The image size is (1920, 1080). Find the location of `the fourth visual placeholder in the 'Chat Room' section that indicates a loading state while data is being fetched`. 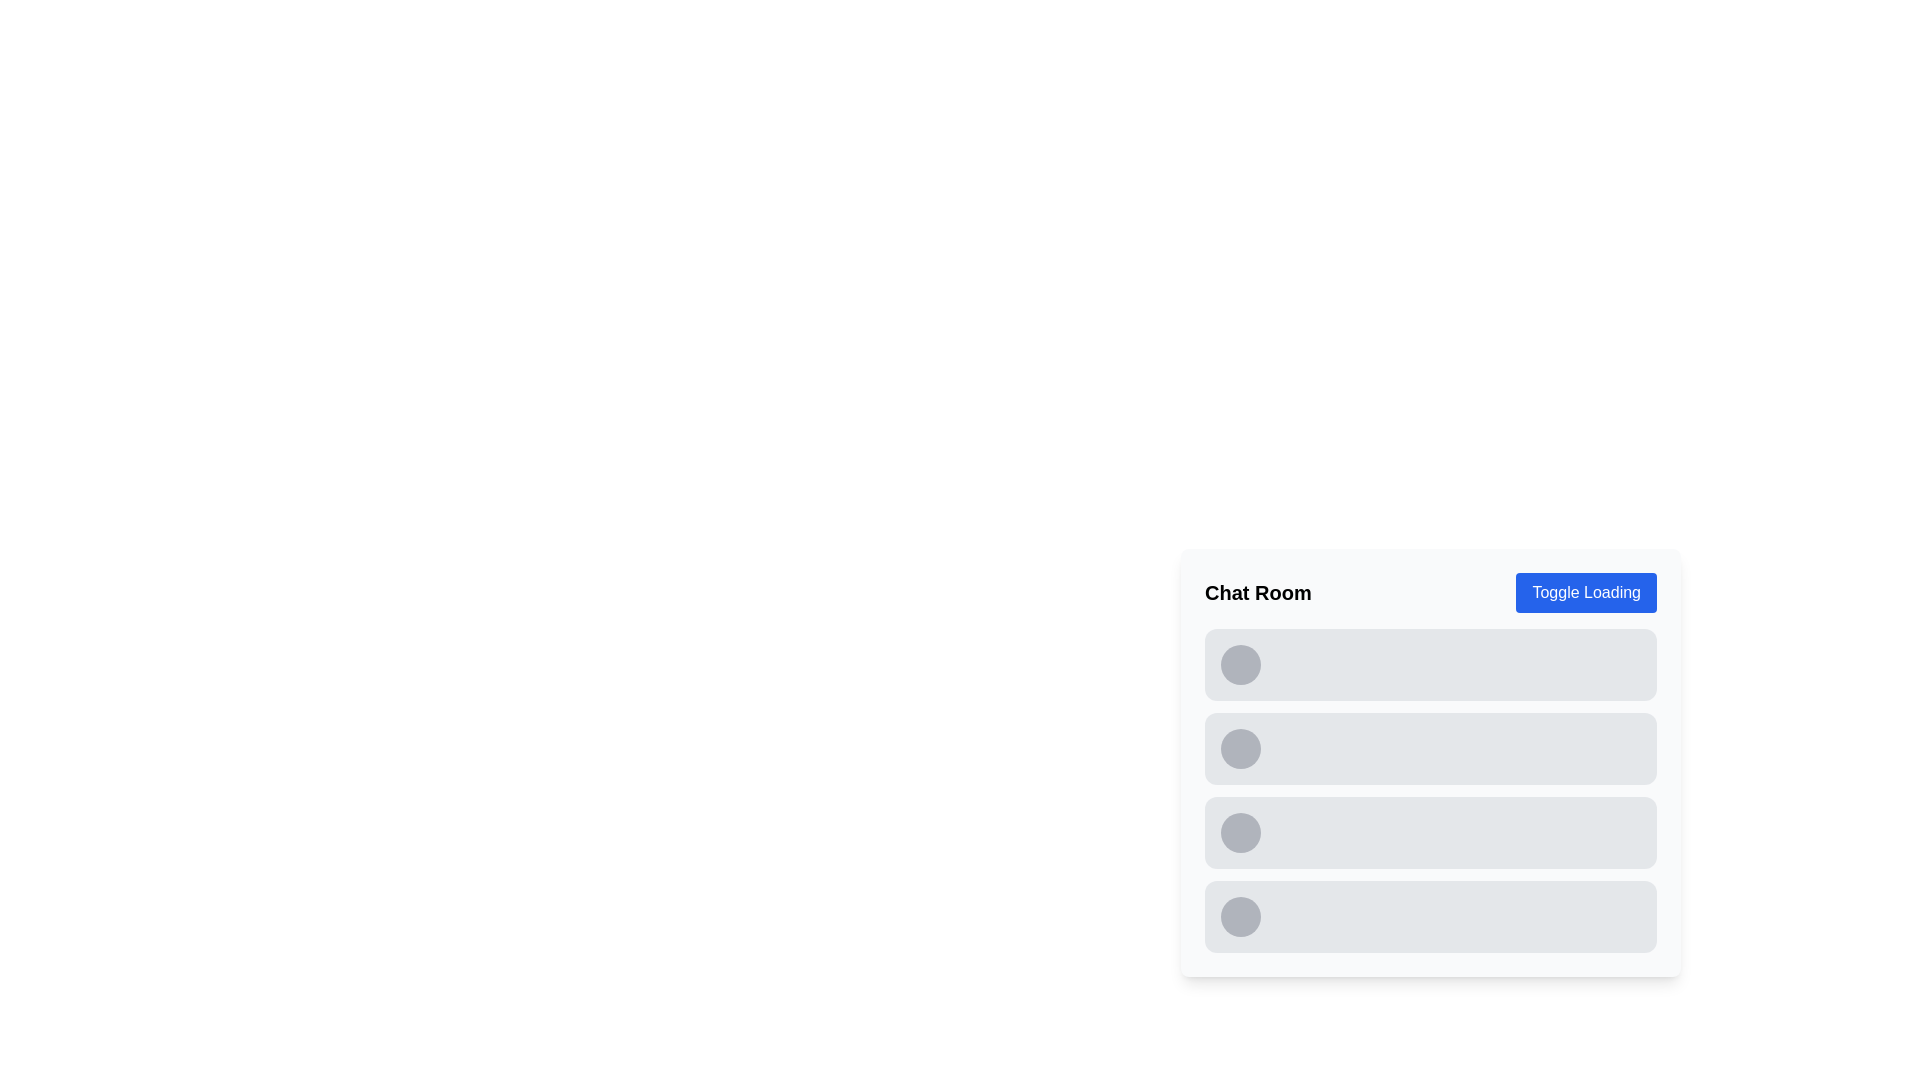

the fourth visual placeholder in the 'Chat Room' section that indicates a loading state while data is being fetched is located at coordinates (1429, 917).